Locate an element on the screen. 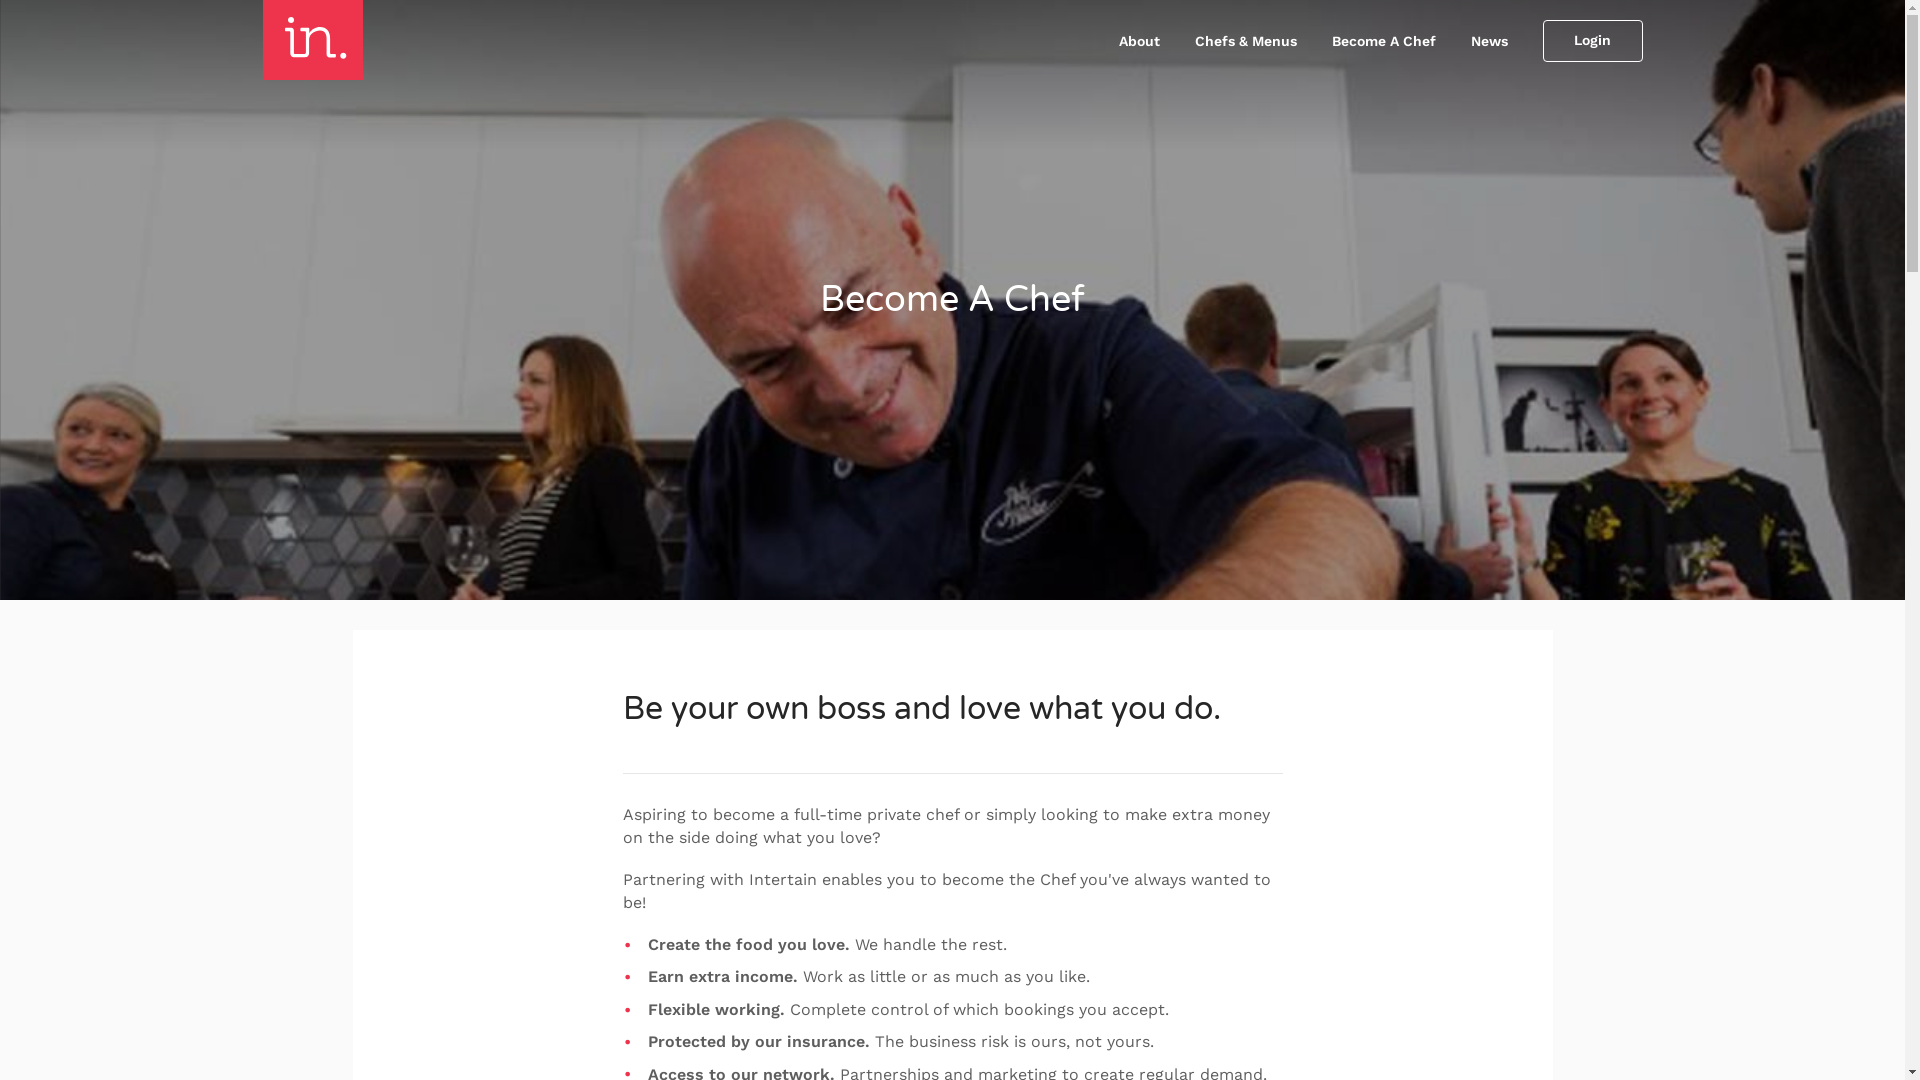  'Chefs & Menus' is located at coordinates (1243, 41).